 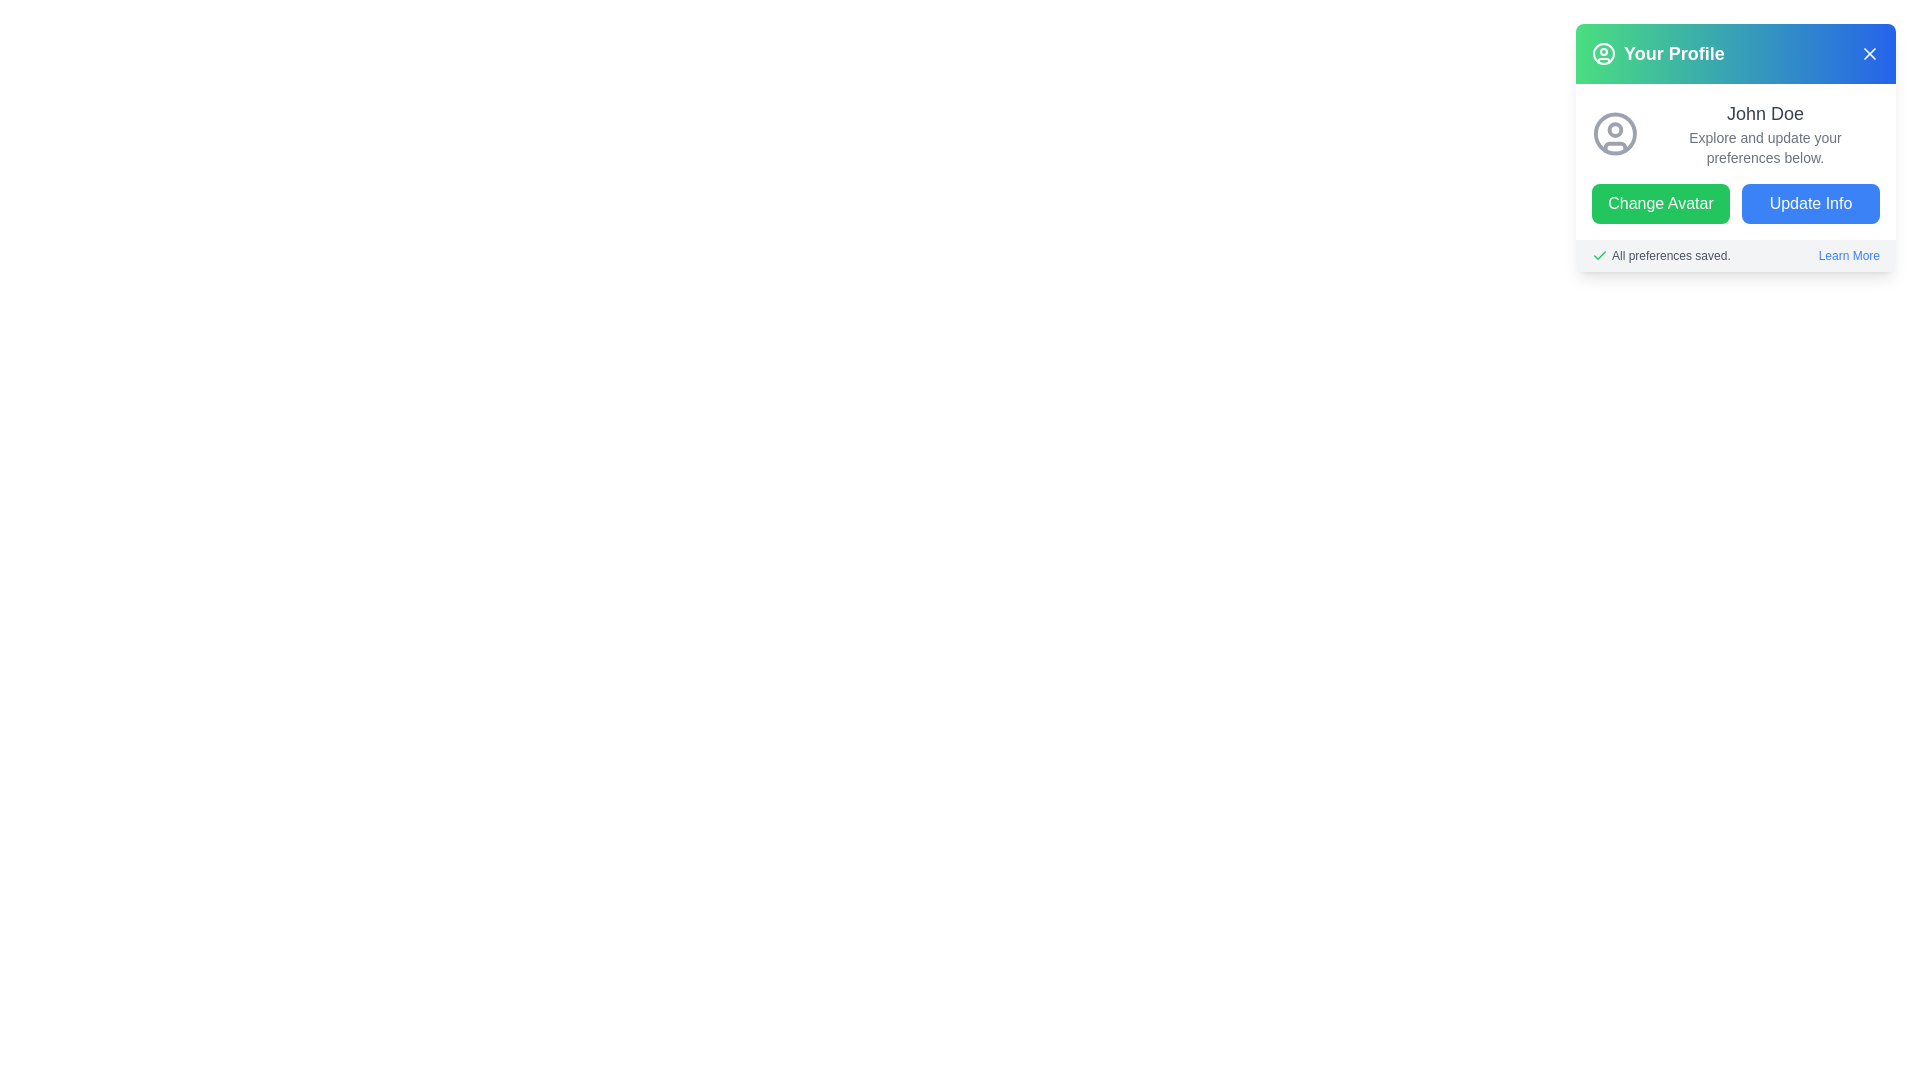 I want to click on the small green checkmark icon located at the start of the notification bar, so click(x=1598, y=254).